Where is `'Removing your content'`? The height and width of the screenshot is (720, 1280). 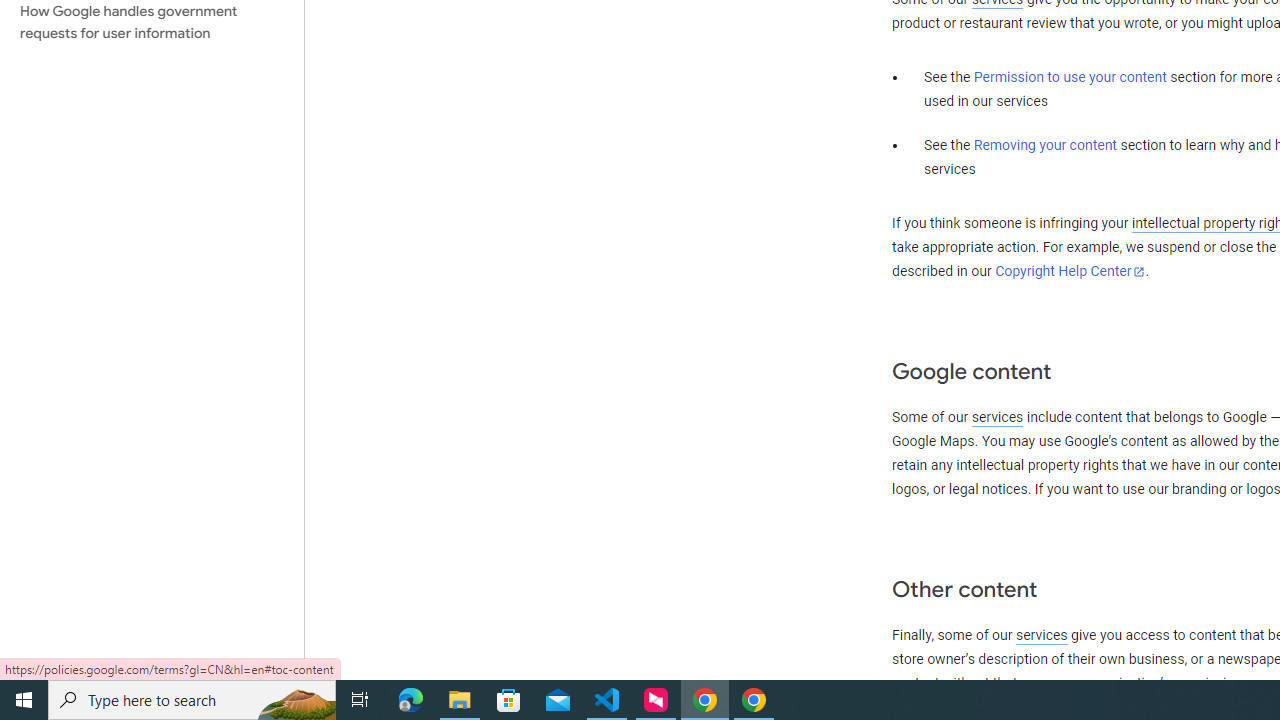
'Removing your content' is located at coordinates (1044, 144).